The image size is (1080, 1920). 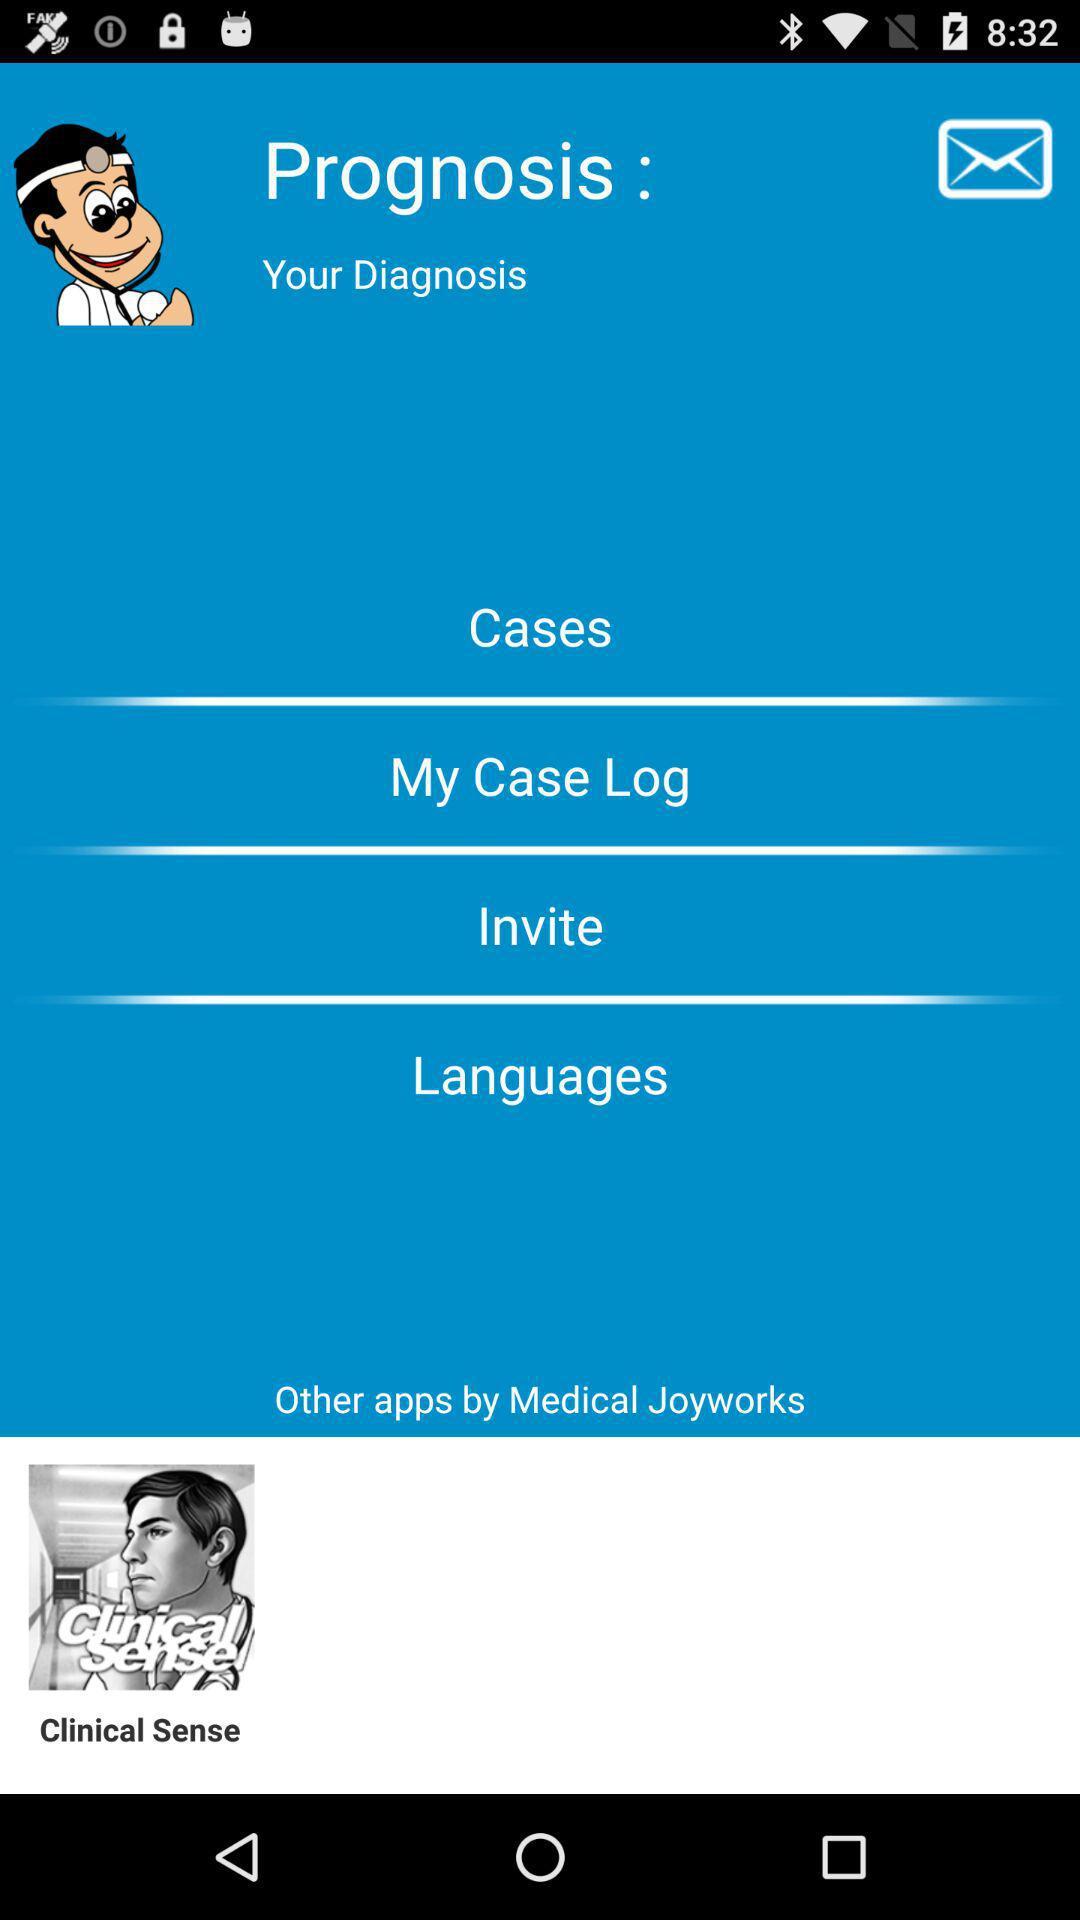 I want to click on item above clinical sense icon, so click(x=140, y=1577).